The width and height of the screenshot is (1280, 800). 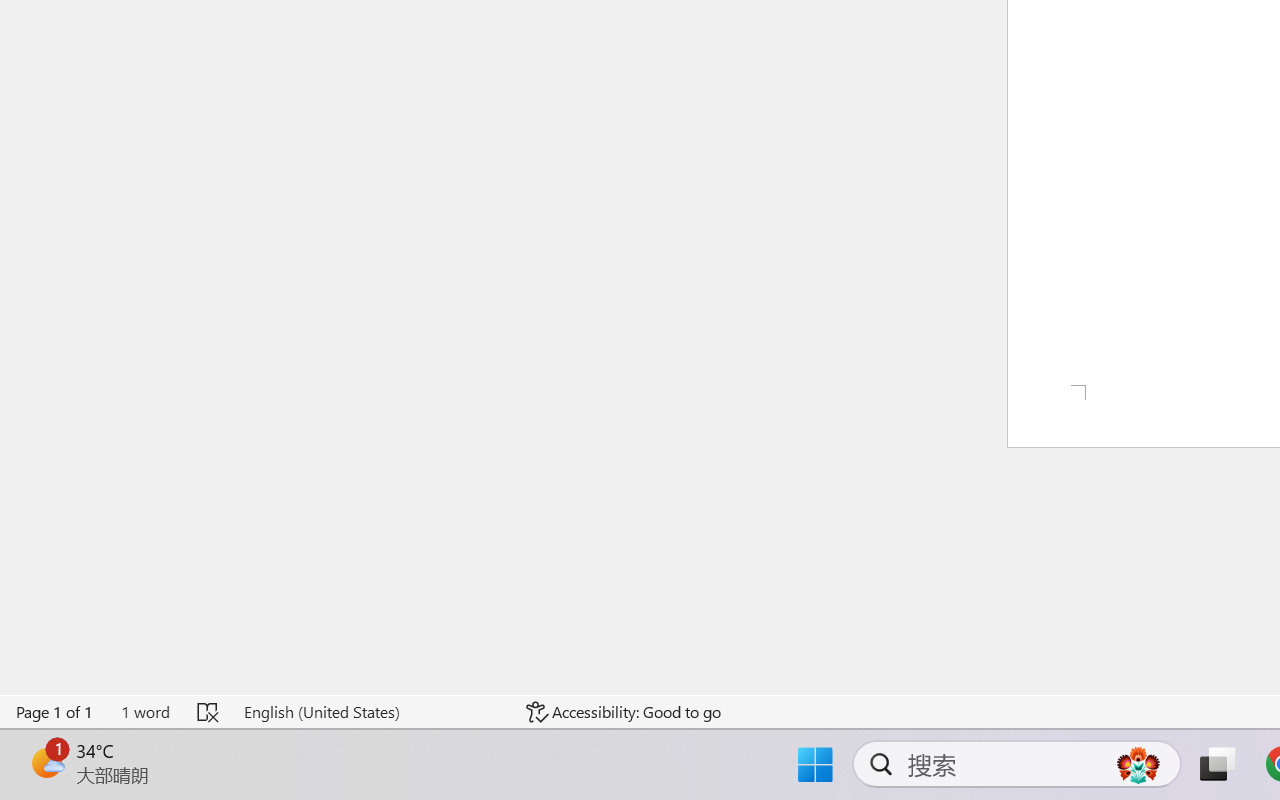 What do you see at coordinates (209, 711) in the screenshot?
I see `'Spelling and Grammar Check Errors'` at bounding box center [209, 711].